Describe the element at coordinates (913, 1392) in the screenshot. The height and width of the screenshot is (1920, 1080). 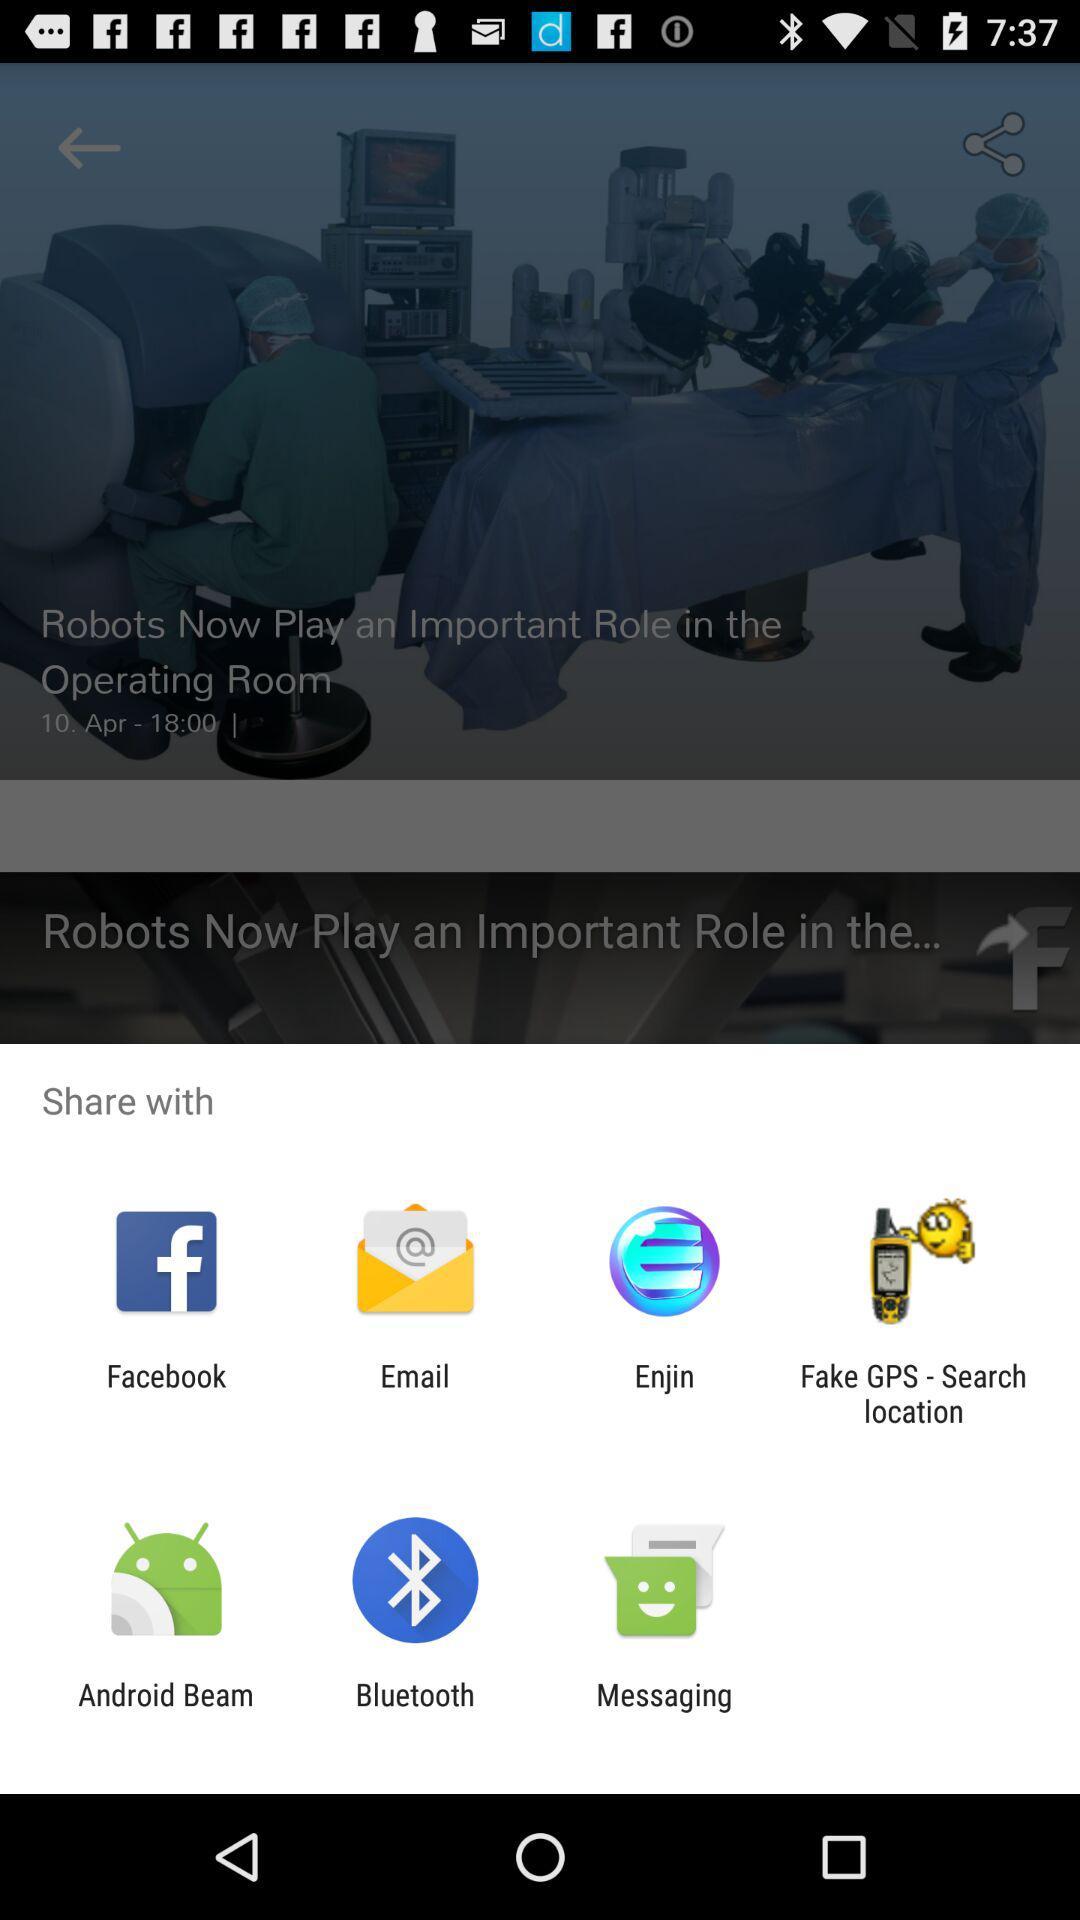
I see `the item to the right of enjin` at that location.